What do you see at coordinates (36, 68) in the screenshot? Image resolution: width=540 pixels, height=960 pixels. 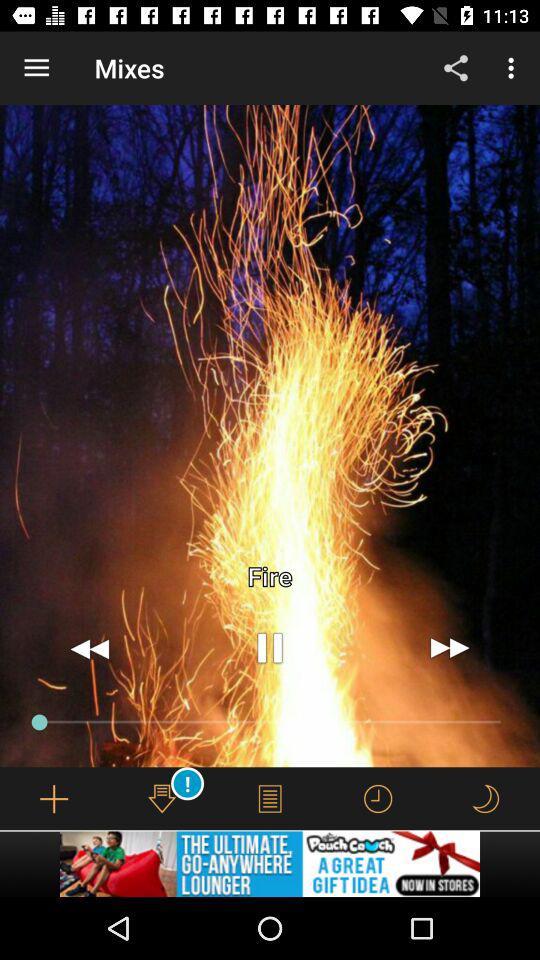 I see `icon to the left of the mixes item` at bounding box center [36, 68].